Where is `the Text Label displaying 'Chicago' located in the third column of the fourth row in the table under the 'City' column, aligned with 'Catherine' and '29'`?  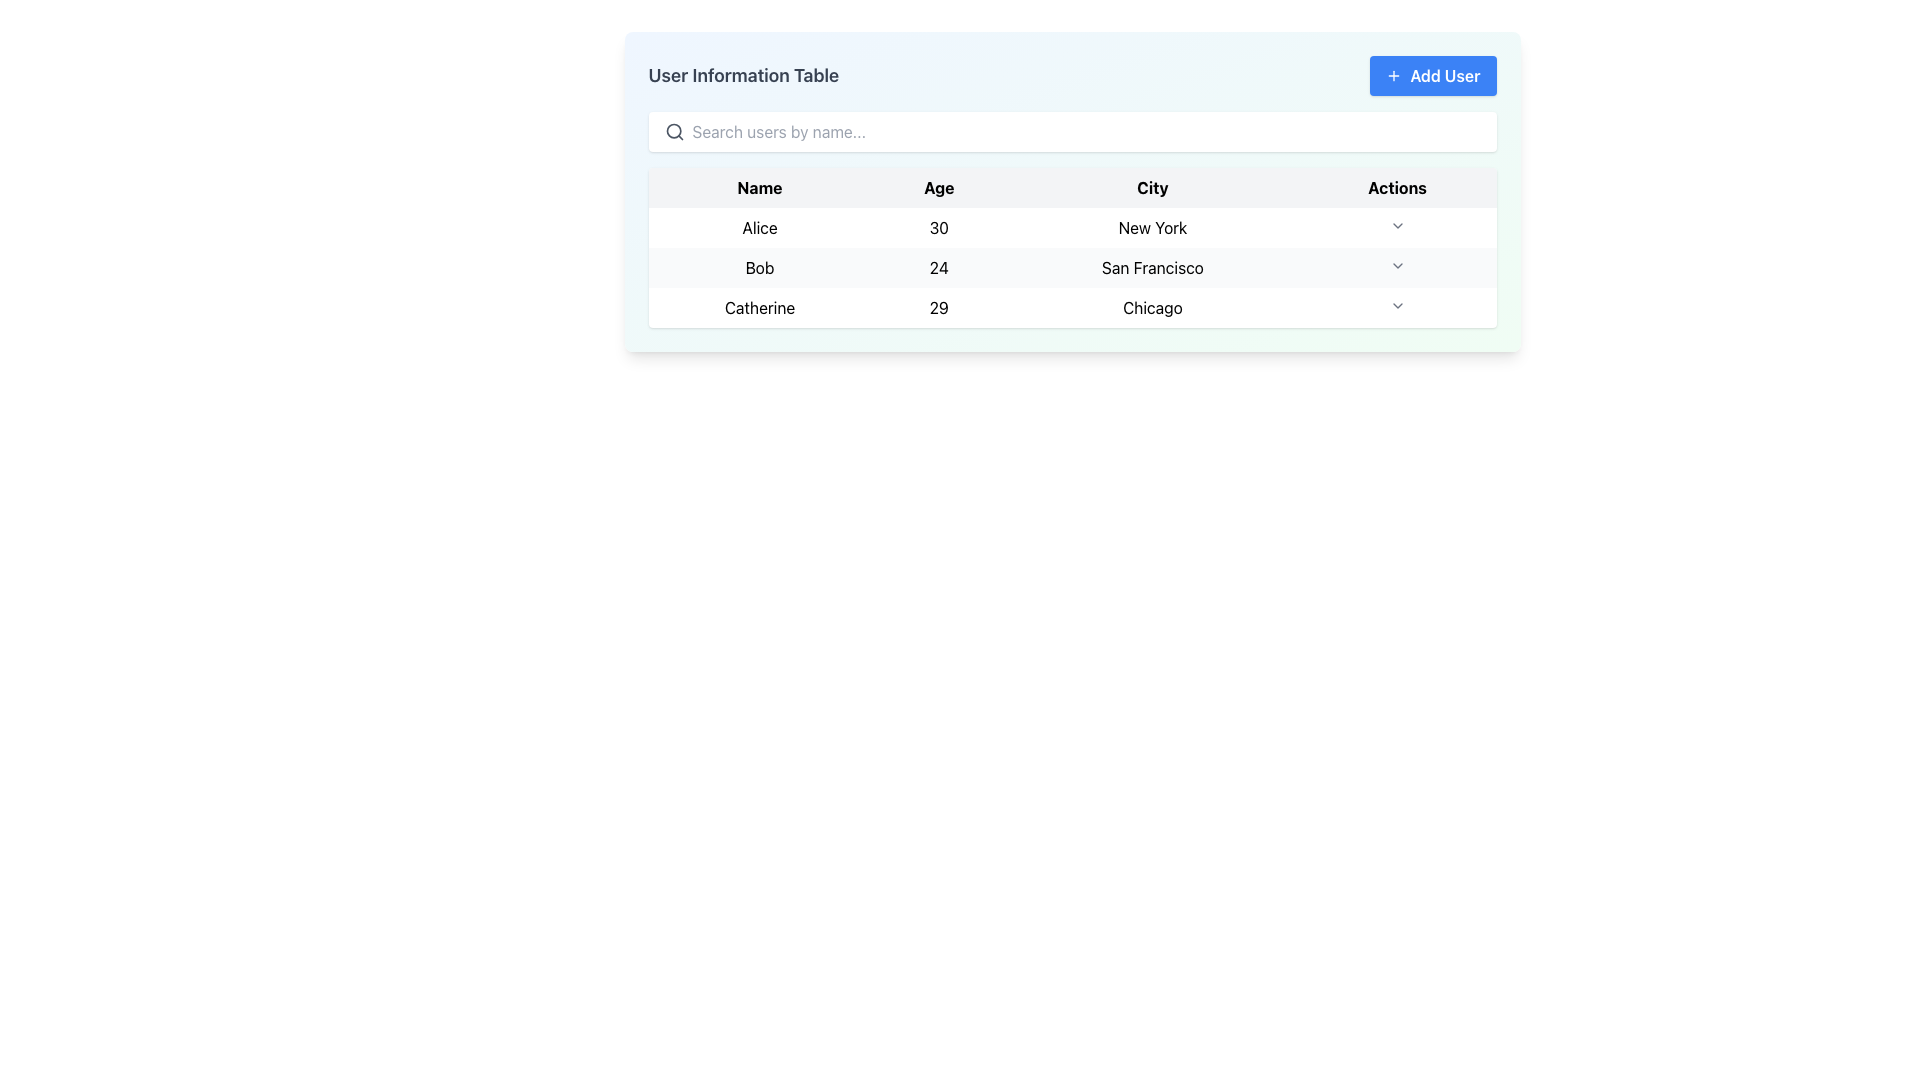
the Text Label displaying 'Chicago' located in the third column of the fourth row in the table under the 'City' column, aligned with 'Catherine' and '29' is located at coordinates (1152, 308).